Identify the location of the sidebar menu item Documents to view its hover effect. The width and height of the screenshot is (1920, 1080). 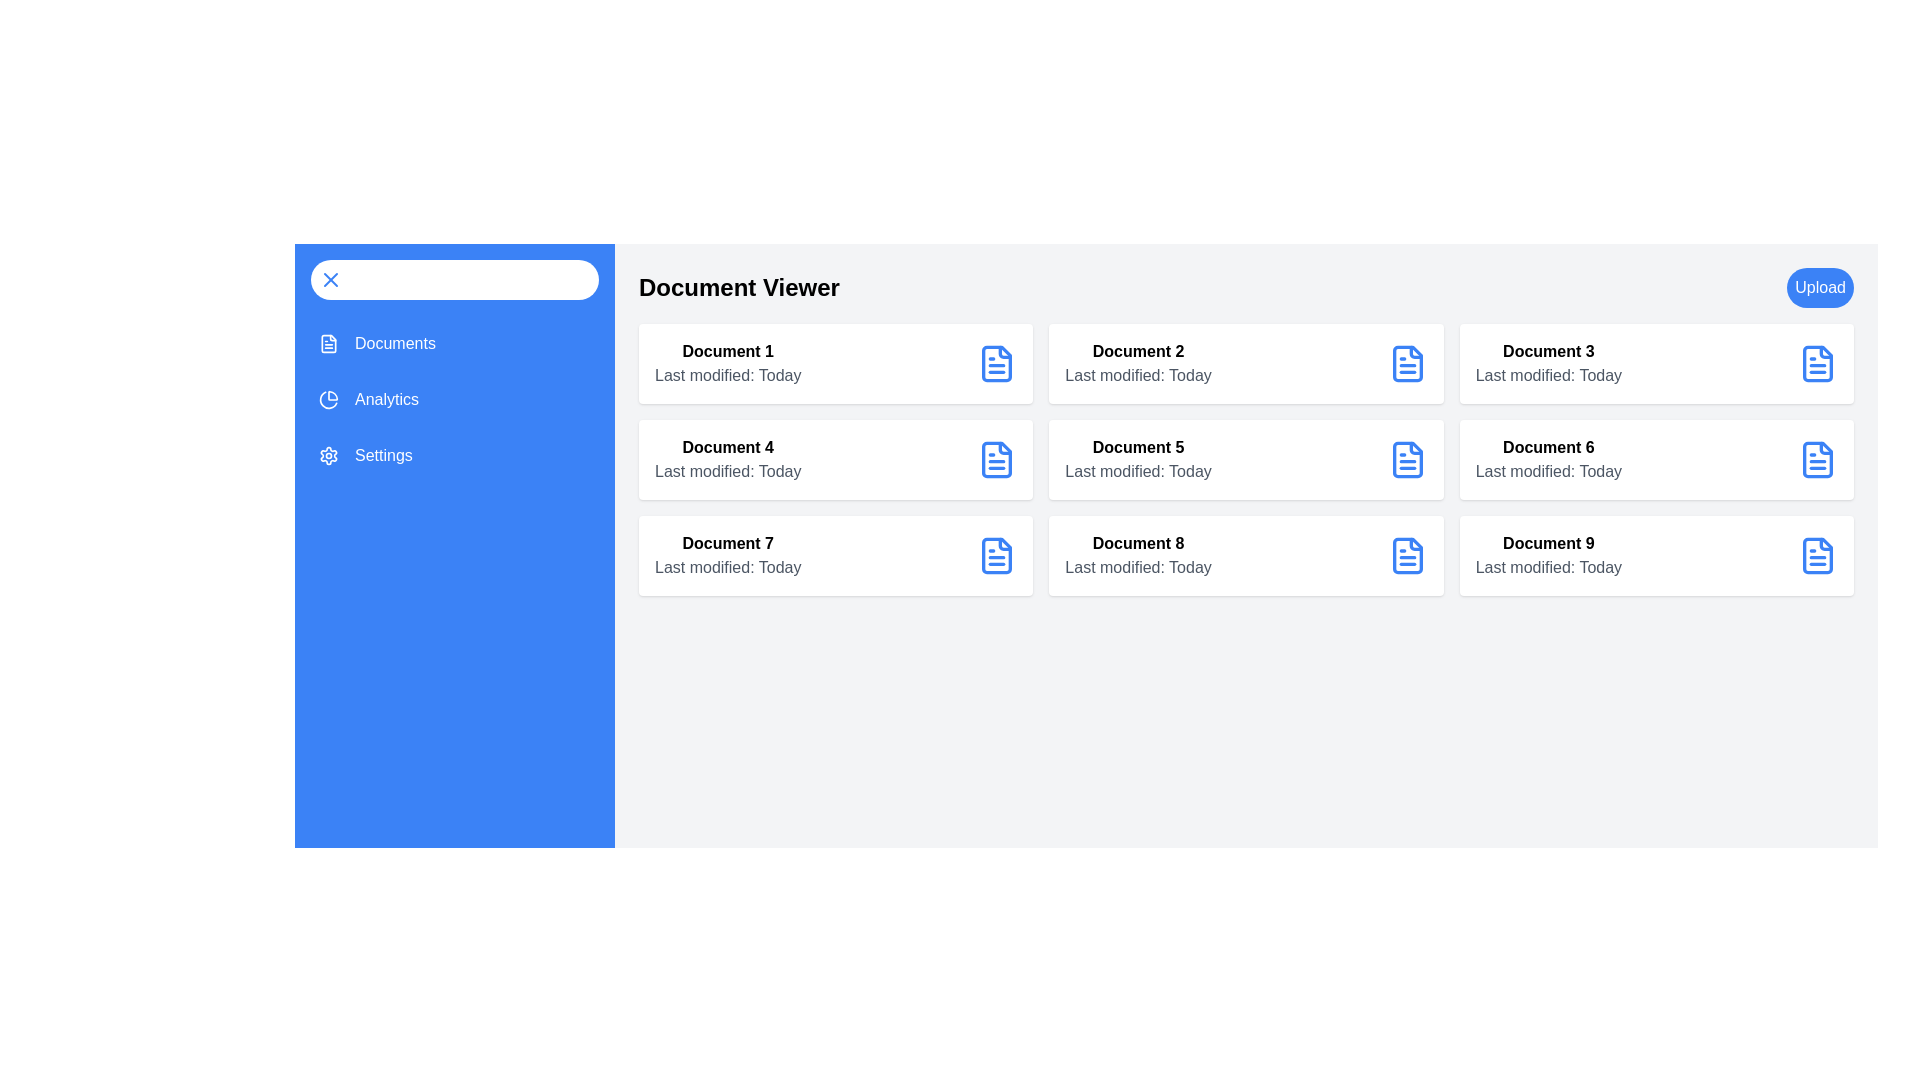
(454, 342).